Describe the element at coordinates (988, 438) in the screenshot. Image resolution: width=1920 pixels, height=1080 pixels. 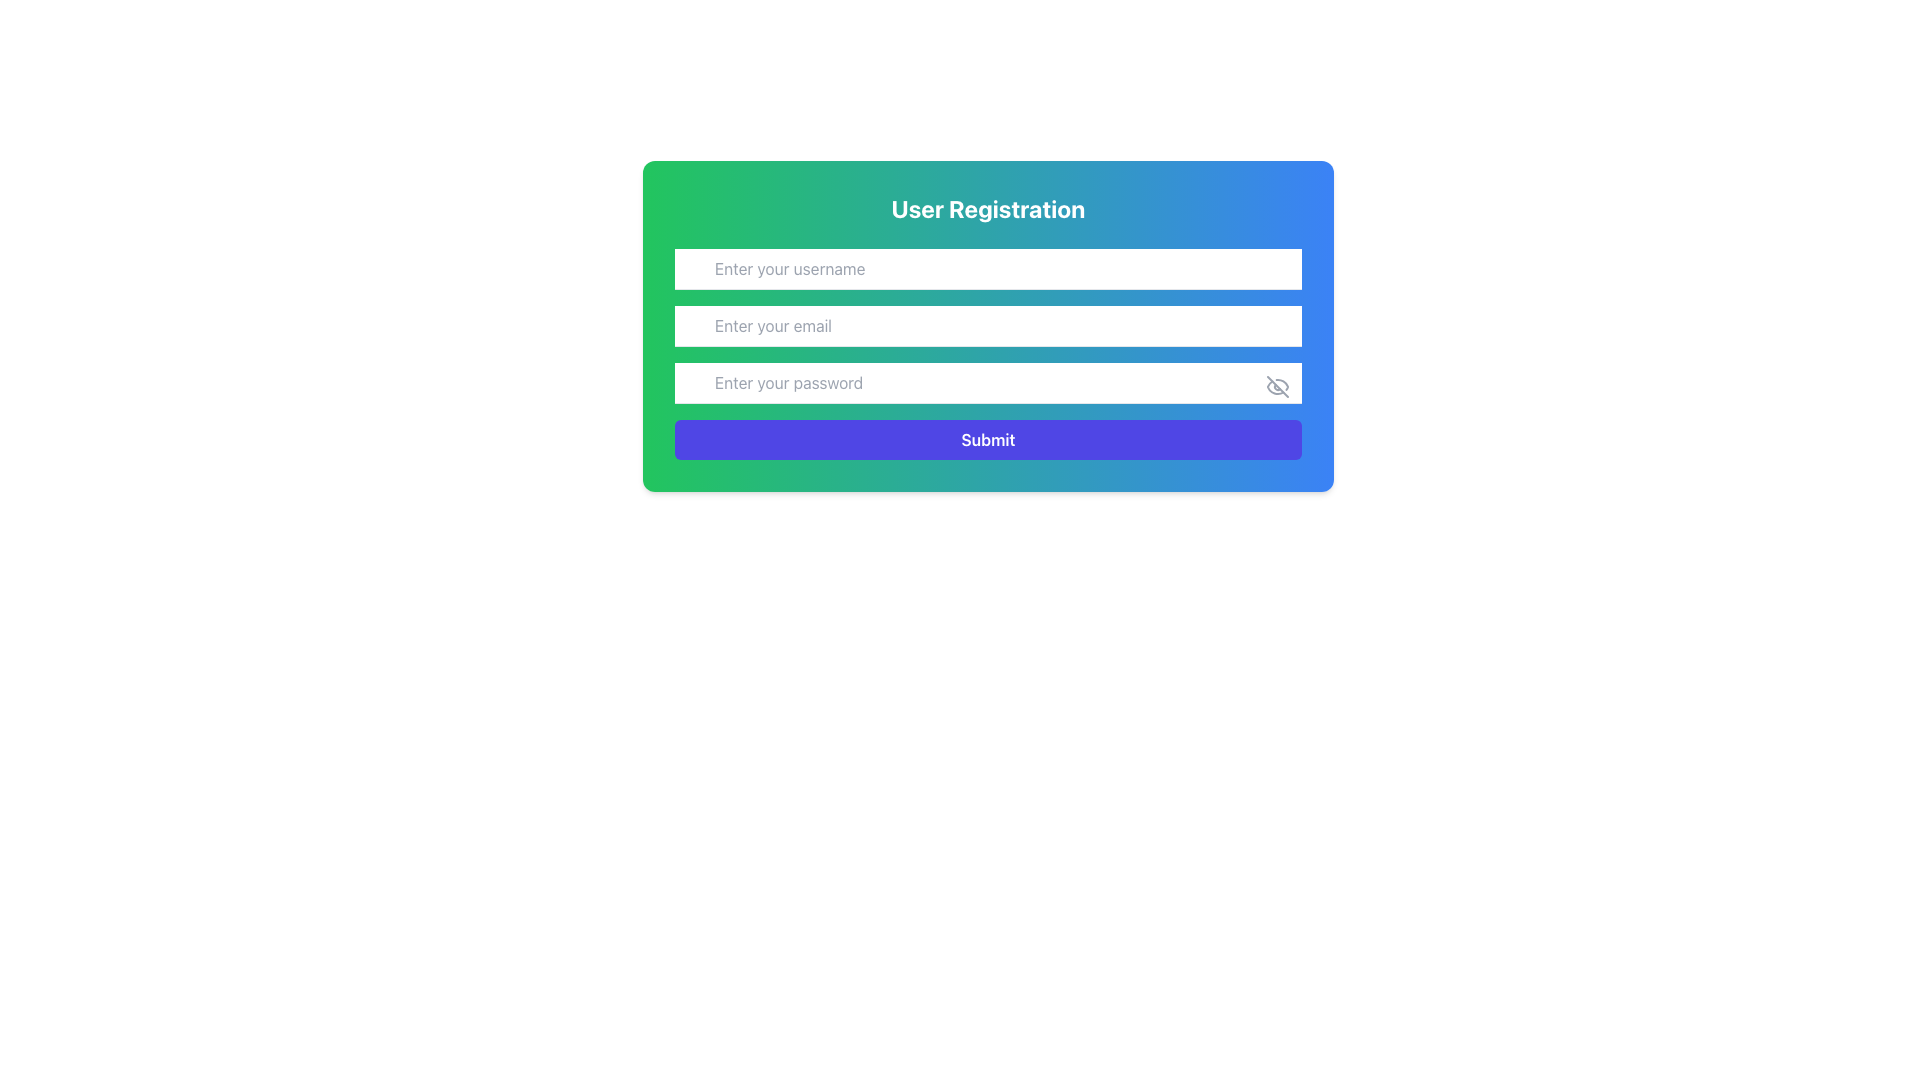
I see `the 'Submit' button, which is a rectangular button with a purple background and white text, located at the bottom of a registration panel, below the input fields` at that location.